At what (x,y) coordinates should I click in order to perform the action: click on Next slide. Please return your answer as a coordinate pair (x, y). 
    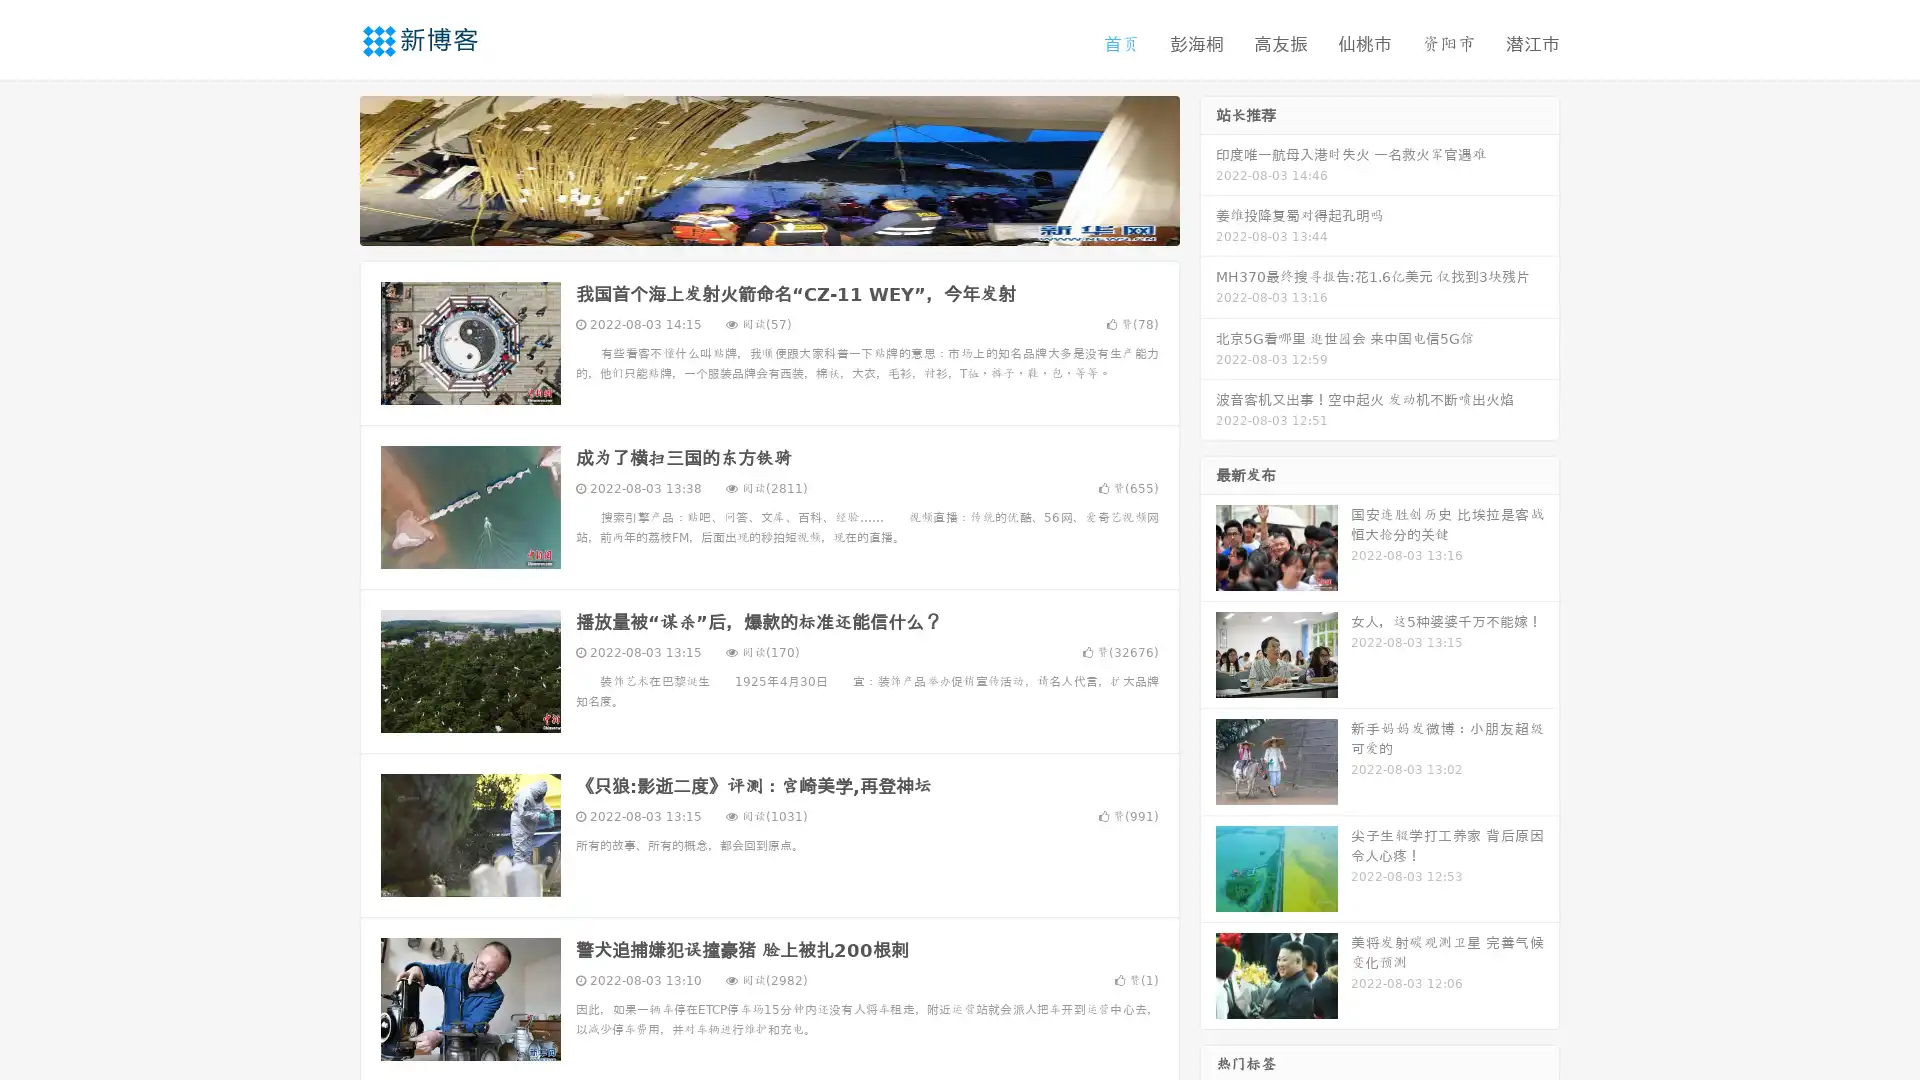
    Looking at the image, I should click on (1208, 168).